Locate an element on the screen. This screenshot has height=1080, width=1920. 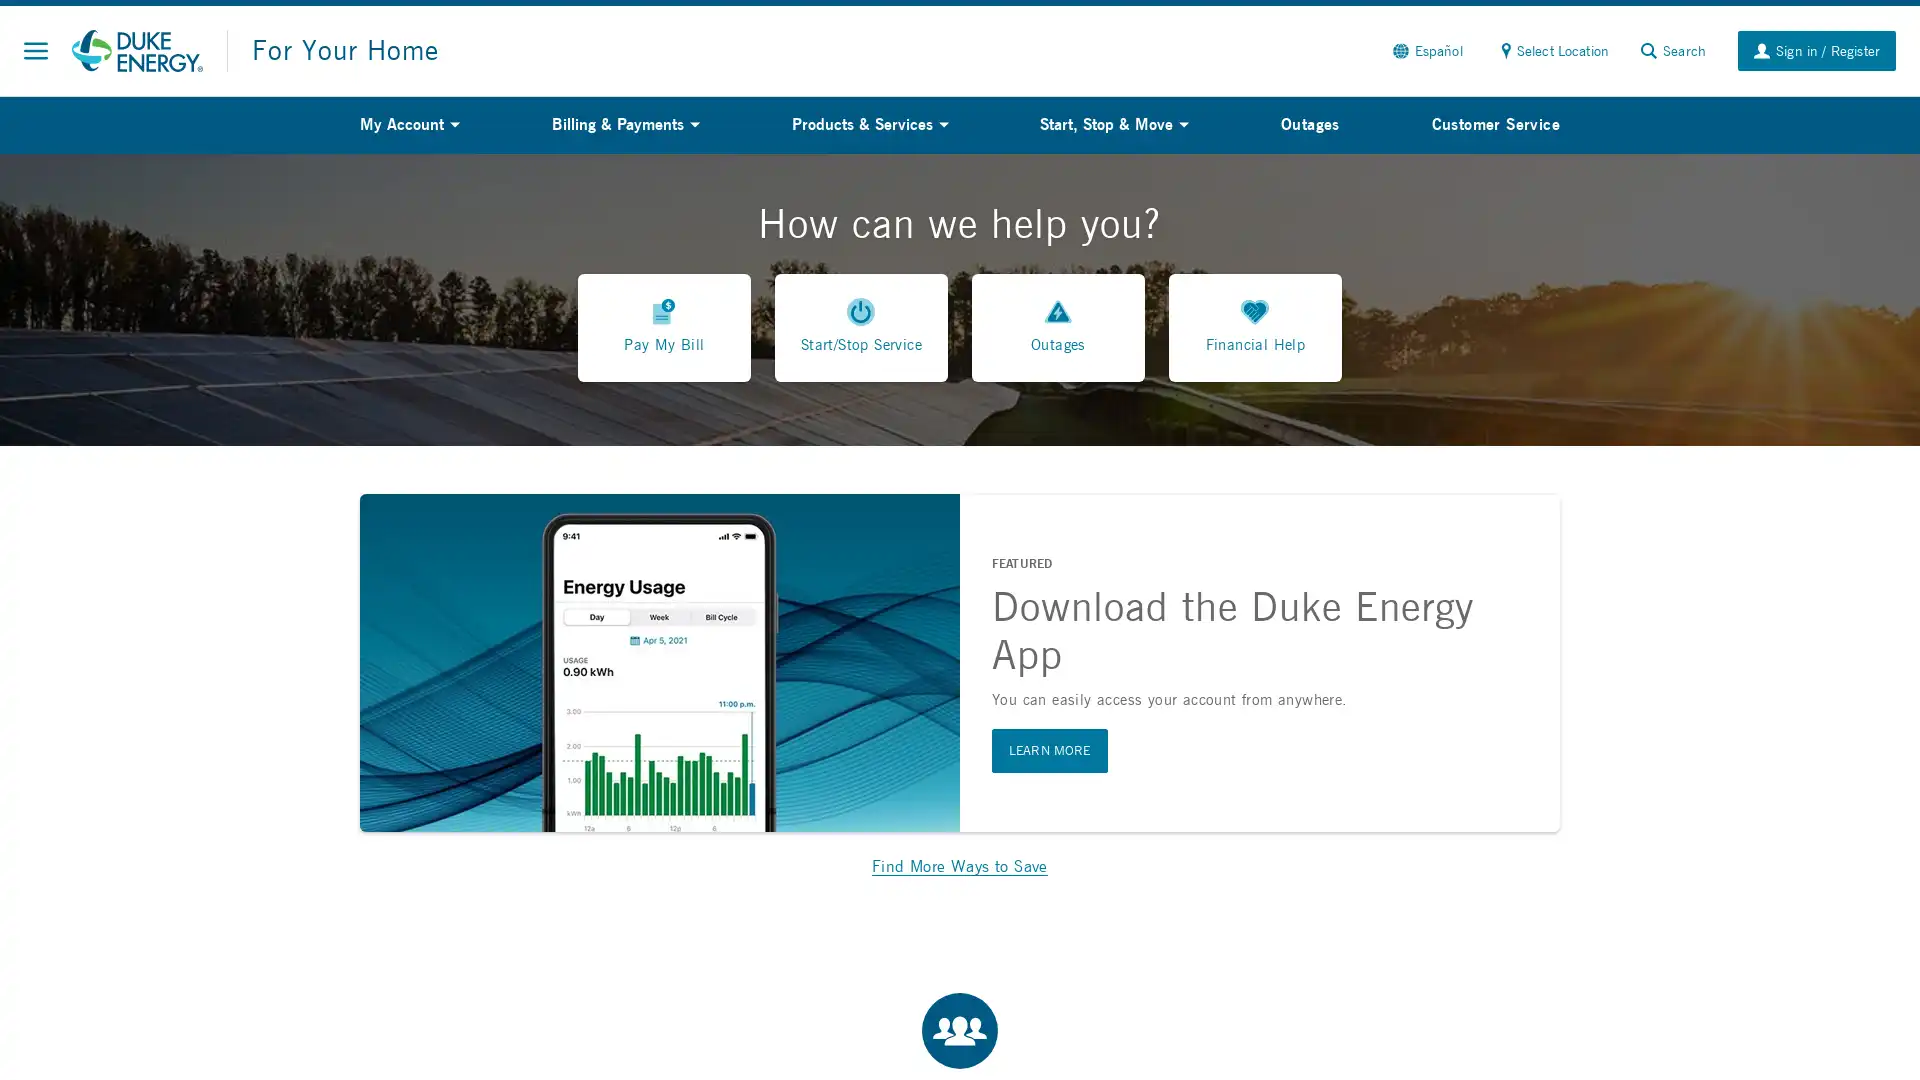
Espanol is located at coordinates (1425, 49).